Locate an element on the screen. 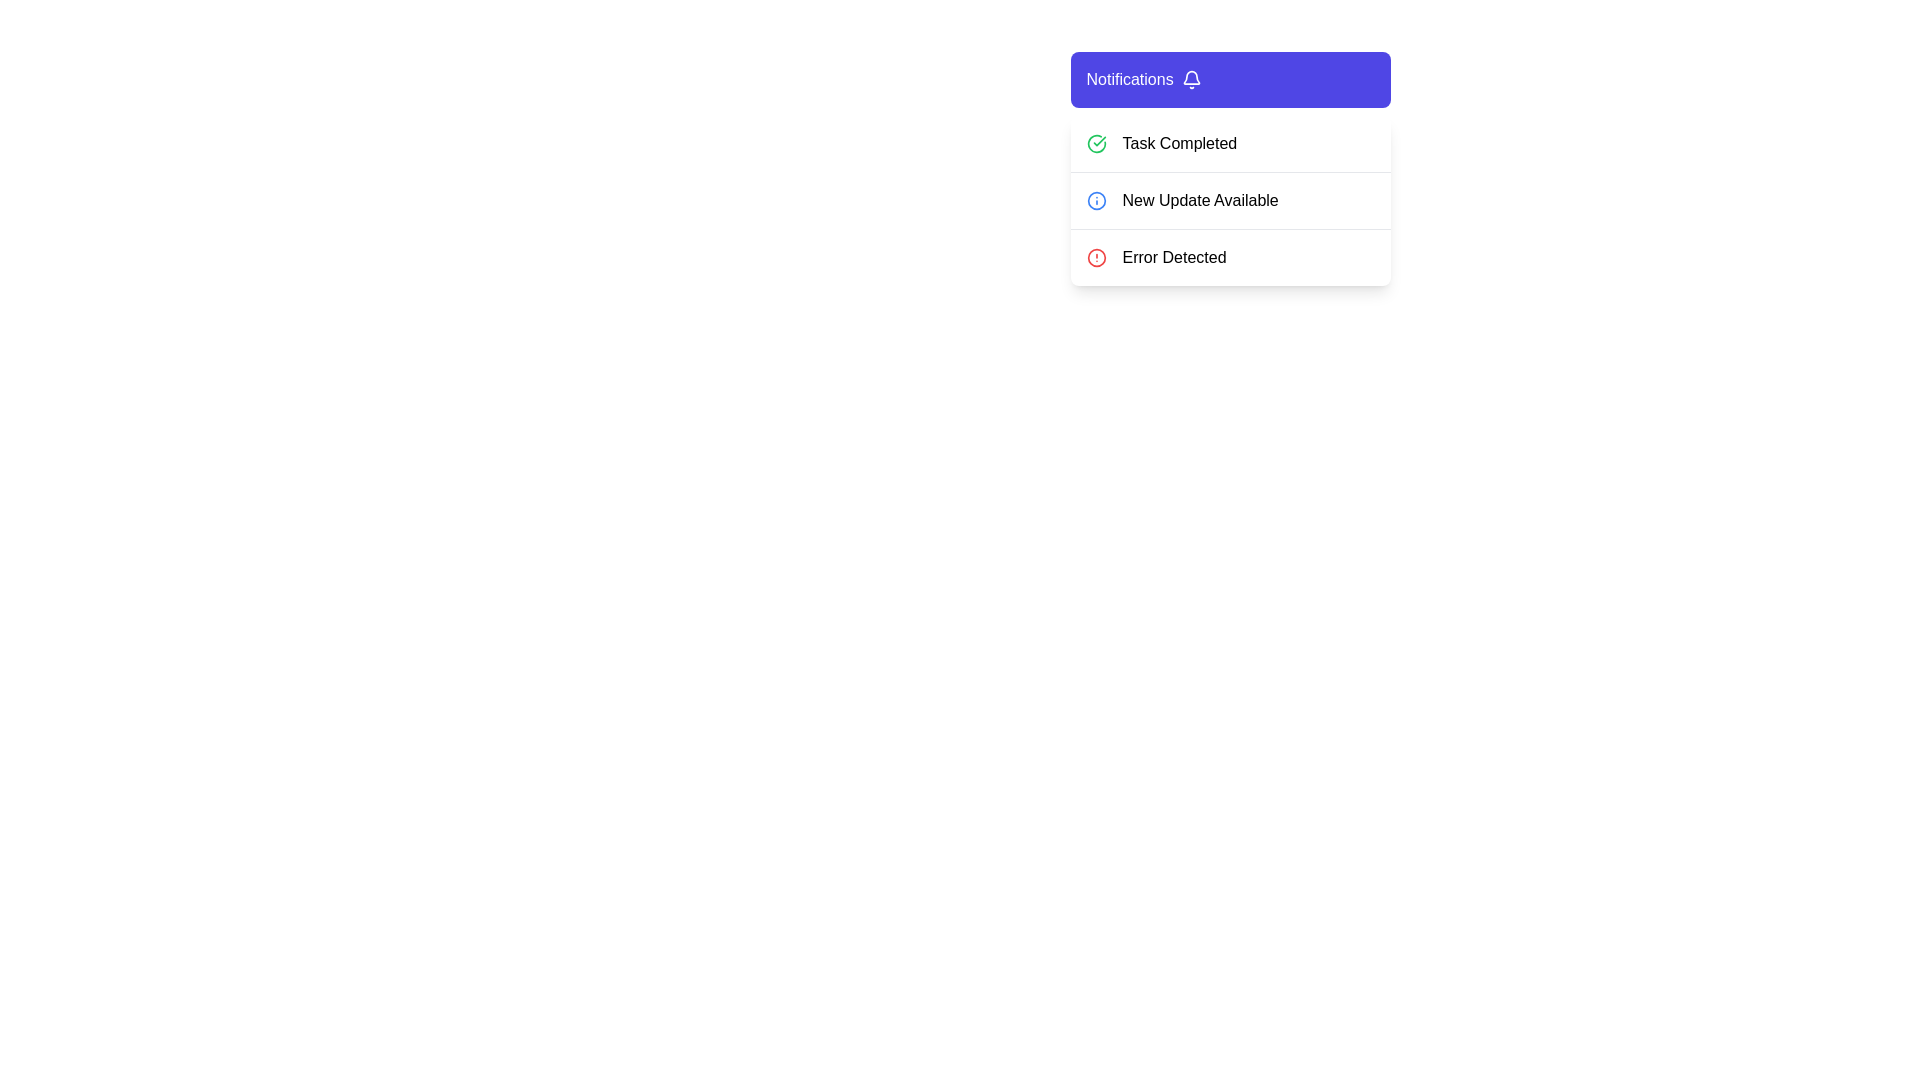 The height and width of the screenshot is (1080, 1920). the 'Notifications' button to toggle the visibility of the notification menu is located at coordinates (1229, 79).